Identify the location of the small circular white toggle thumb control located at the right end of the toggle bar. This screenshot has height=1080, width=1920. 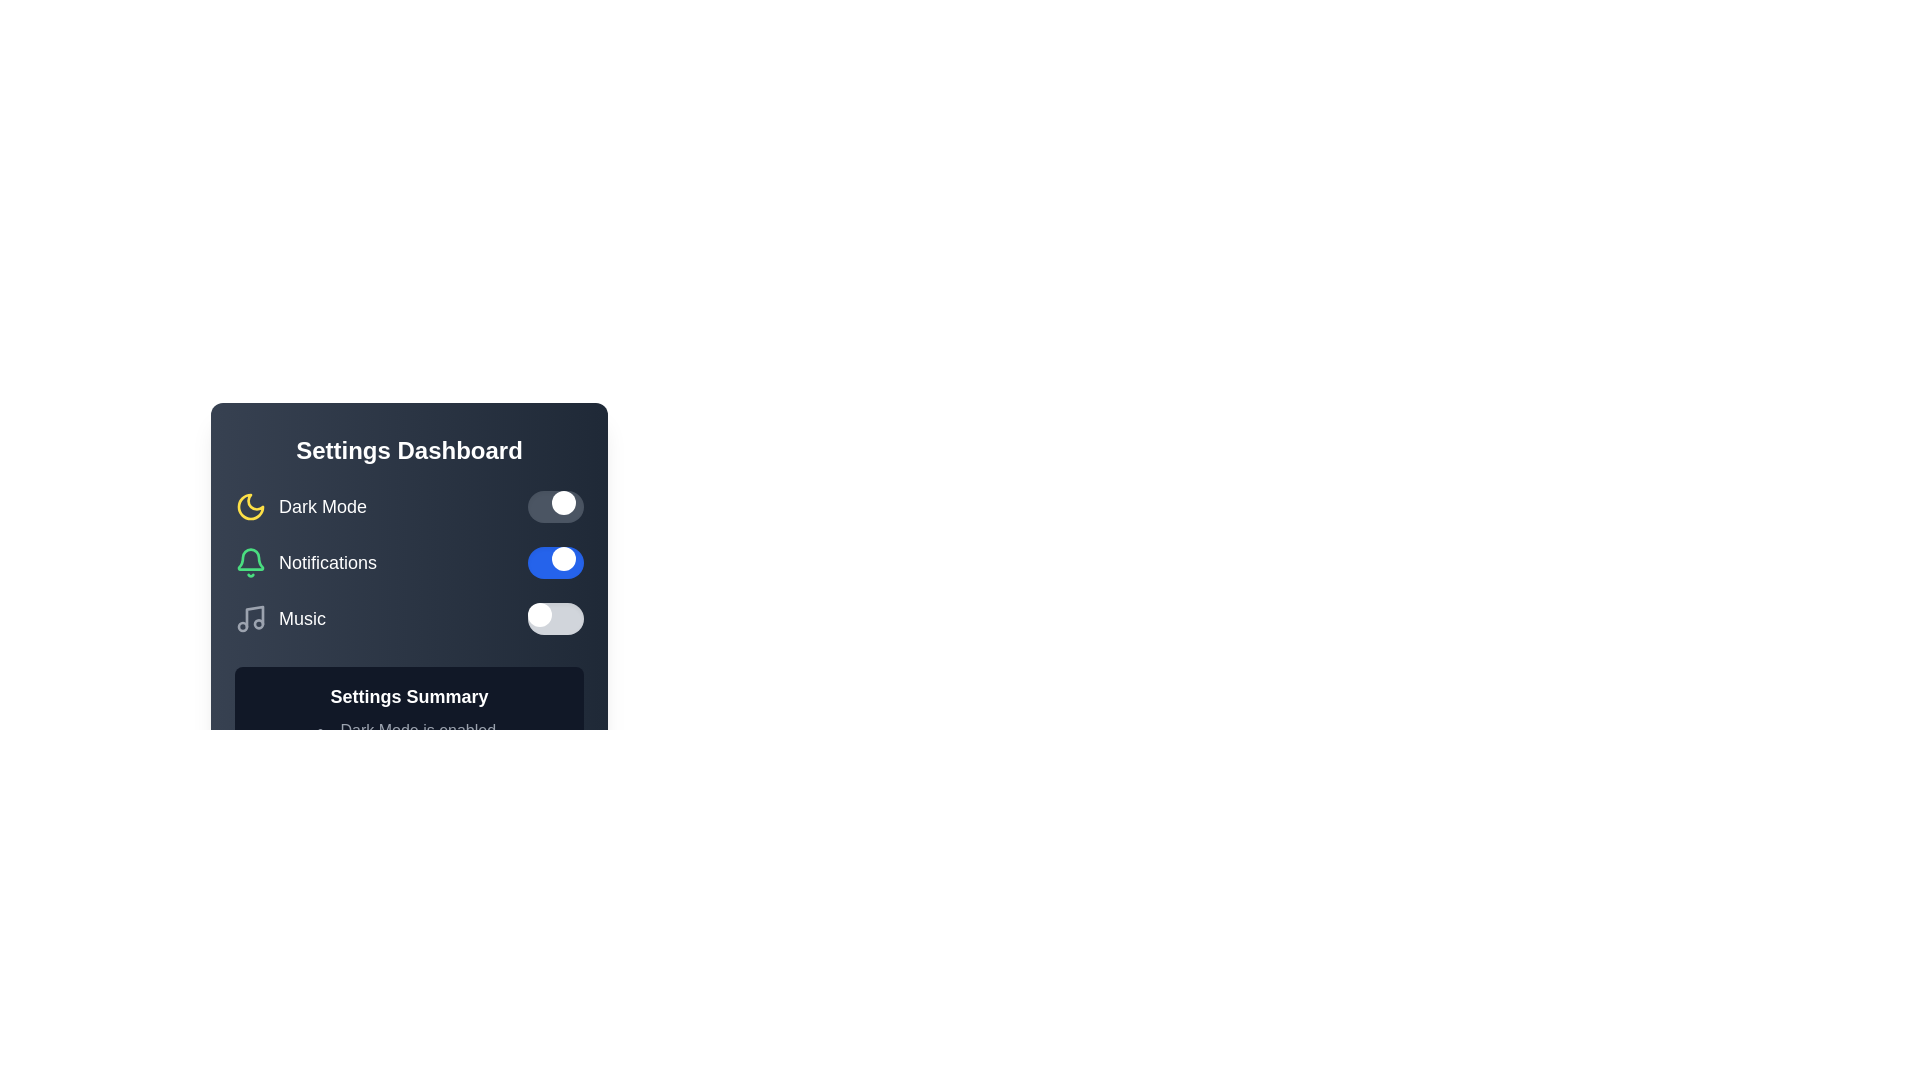
(563, 501).